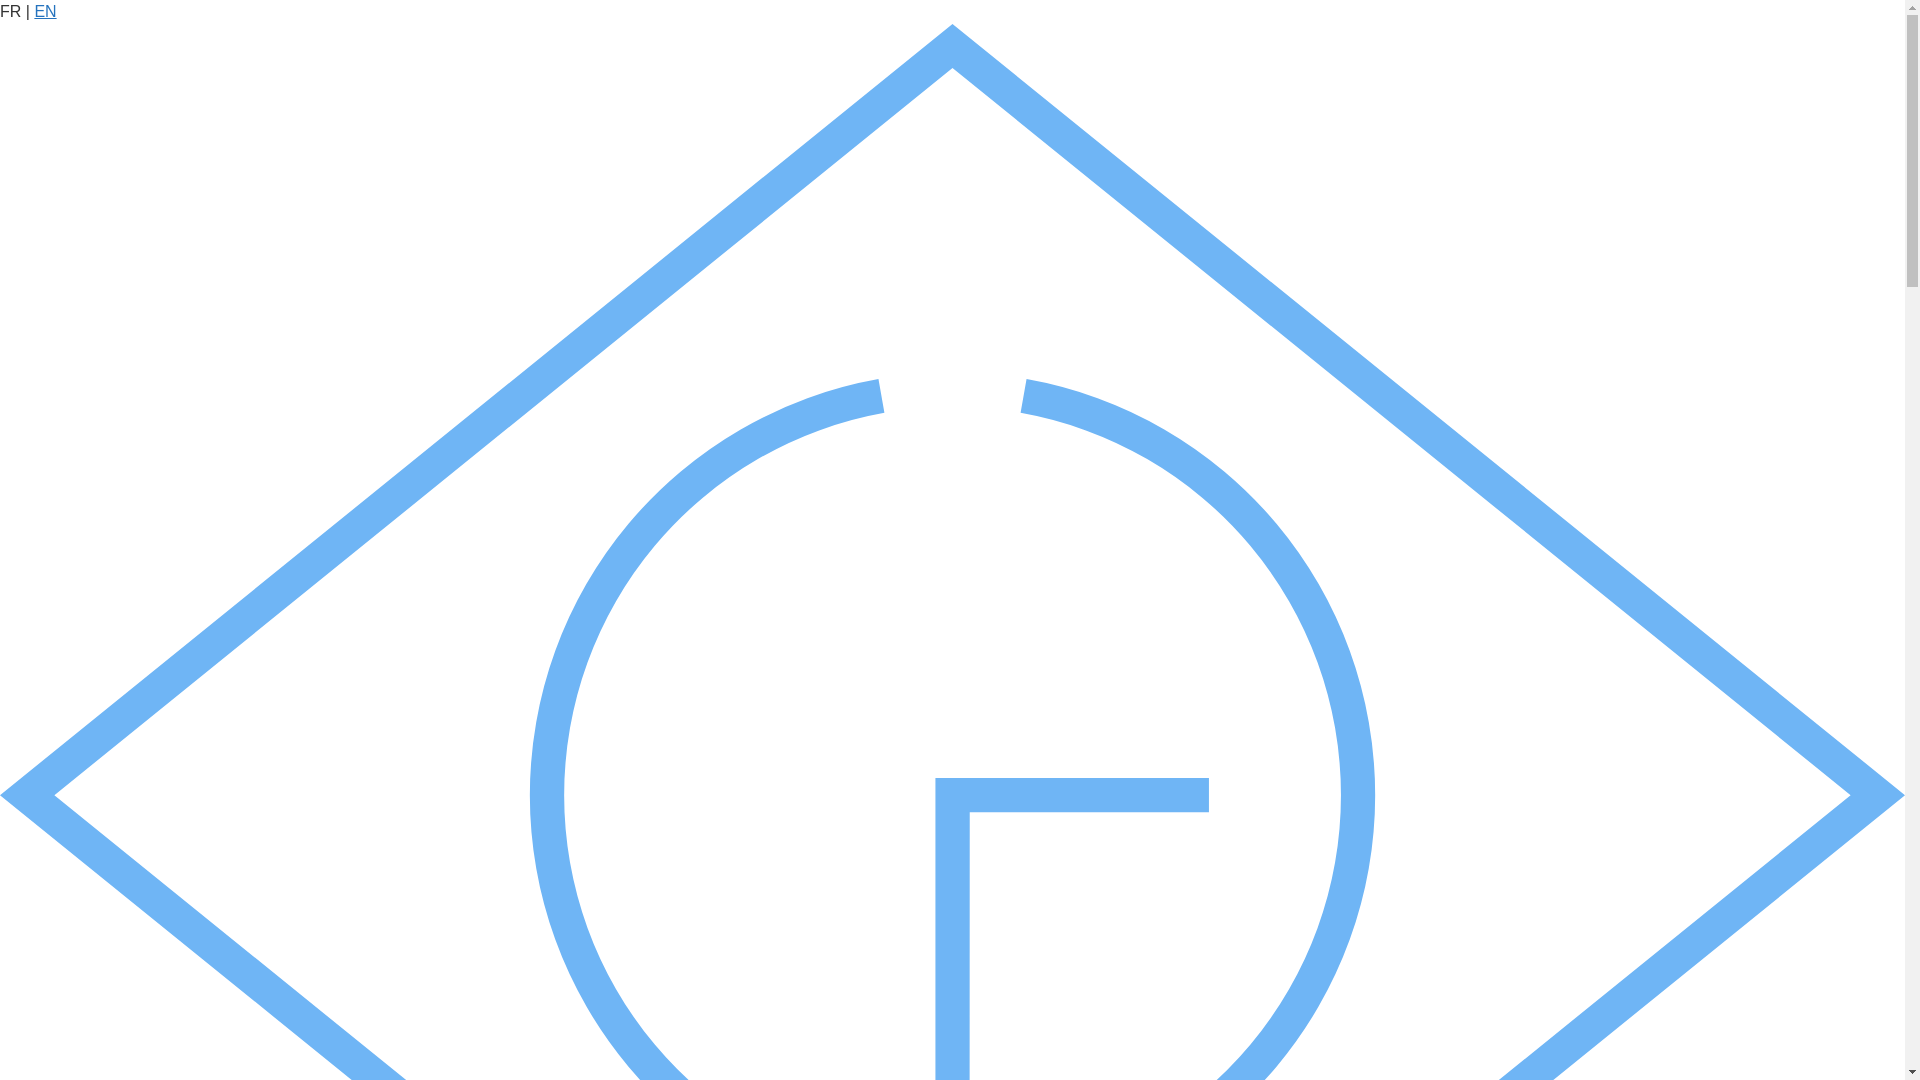 The image size is (1920, 1080). I want to click on 'EN', so click(33, 11).